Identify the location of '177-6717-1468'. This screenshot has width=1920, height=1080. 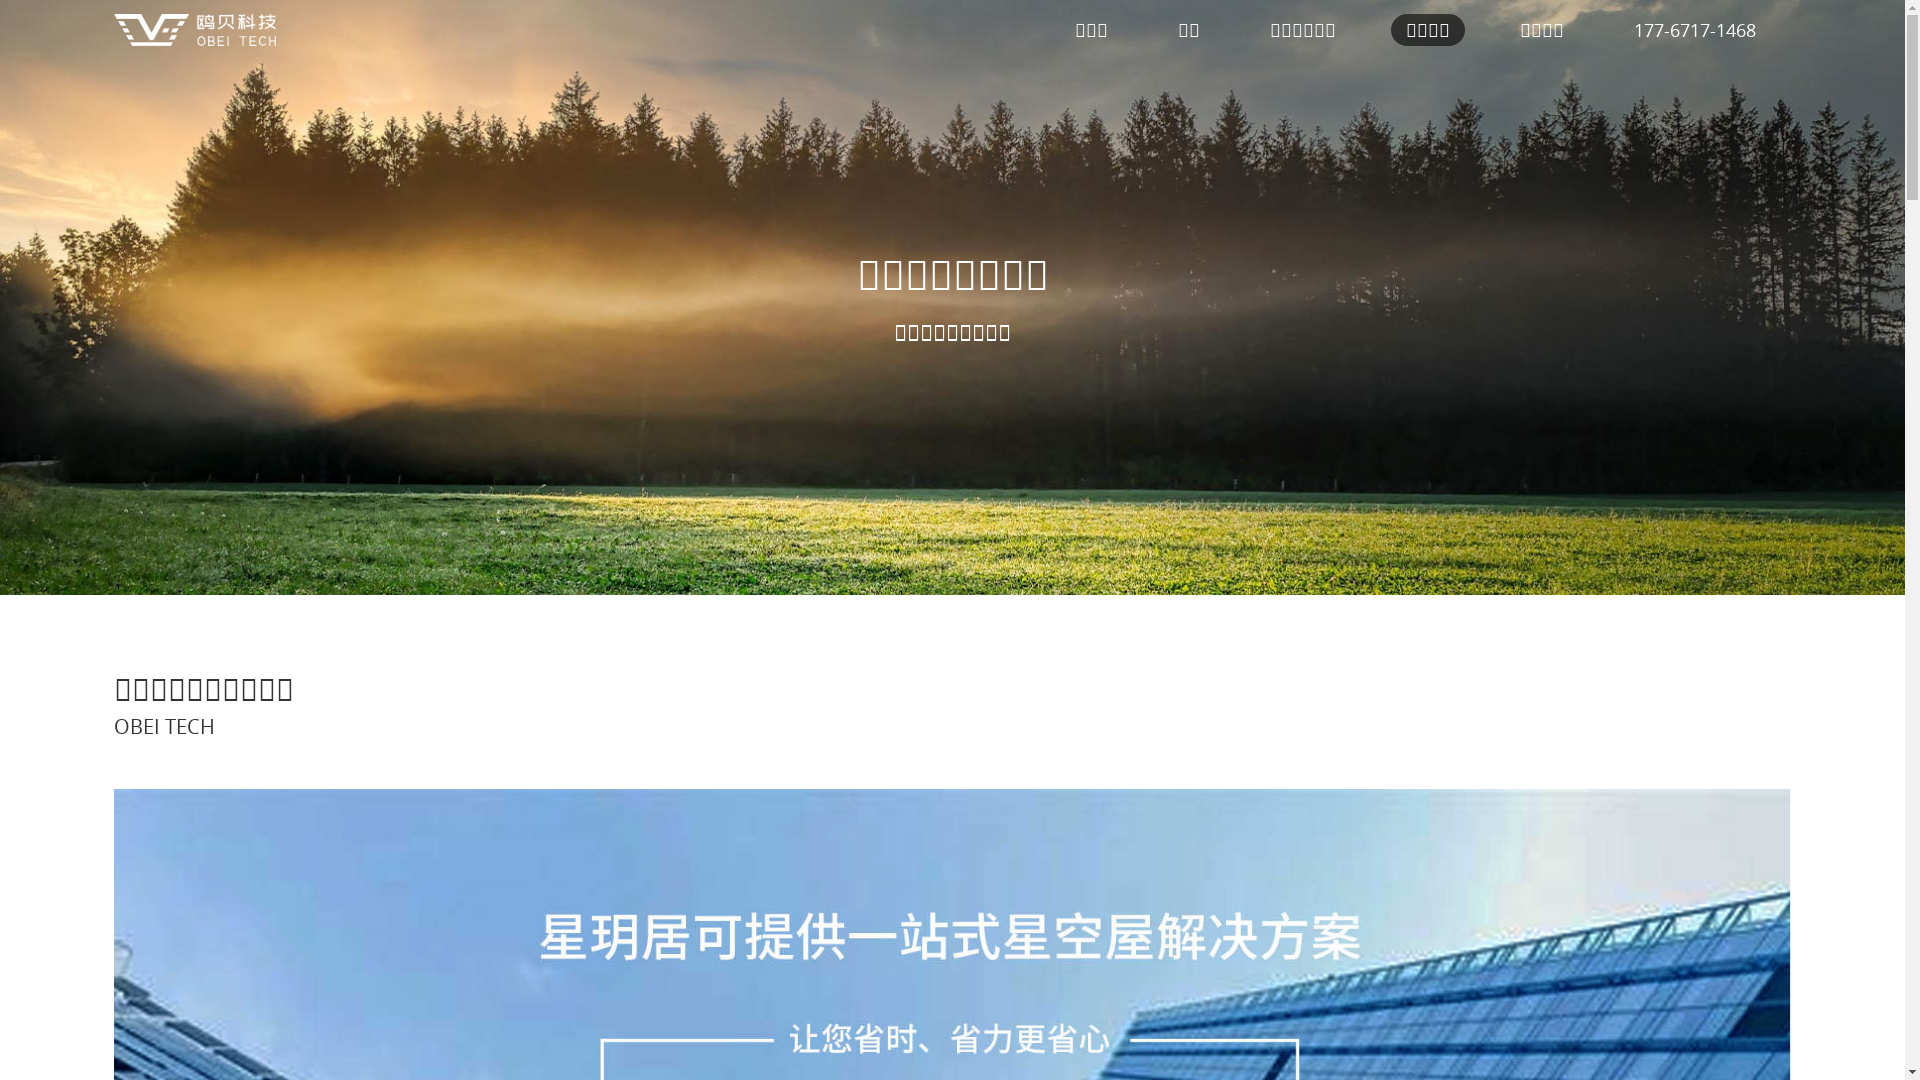
(1693, 30).